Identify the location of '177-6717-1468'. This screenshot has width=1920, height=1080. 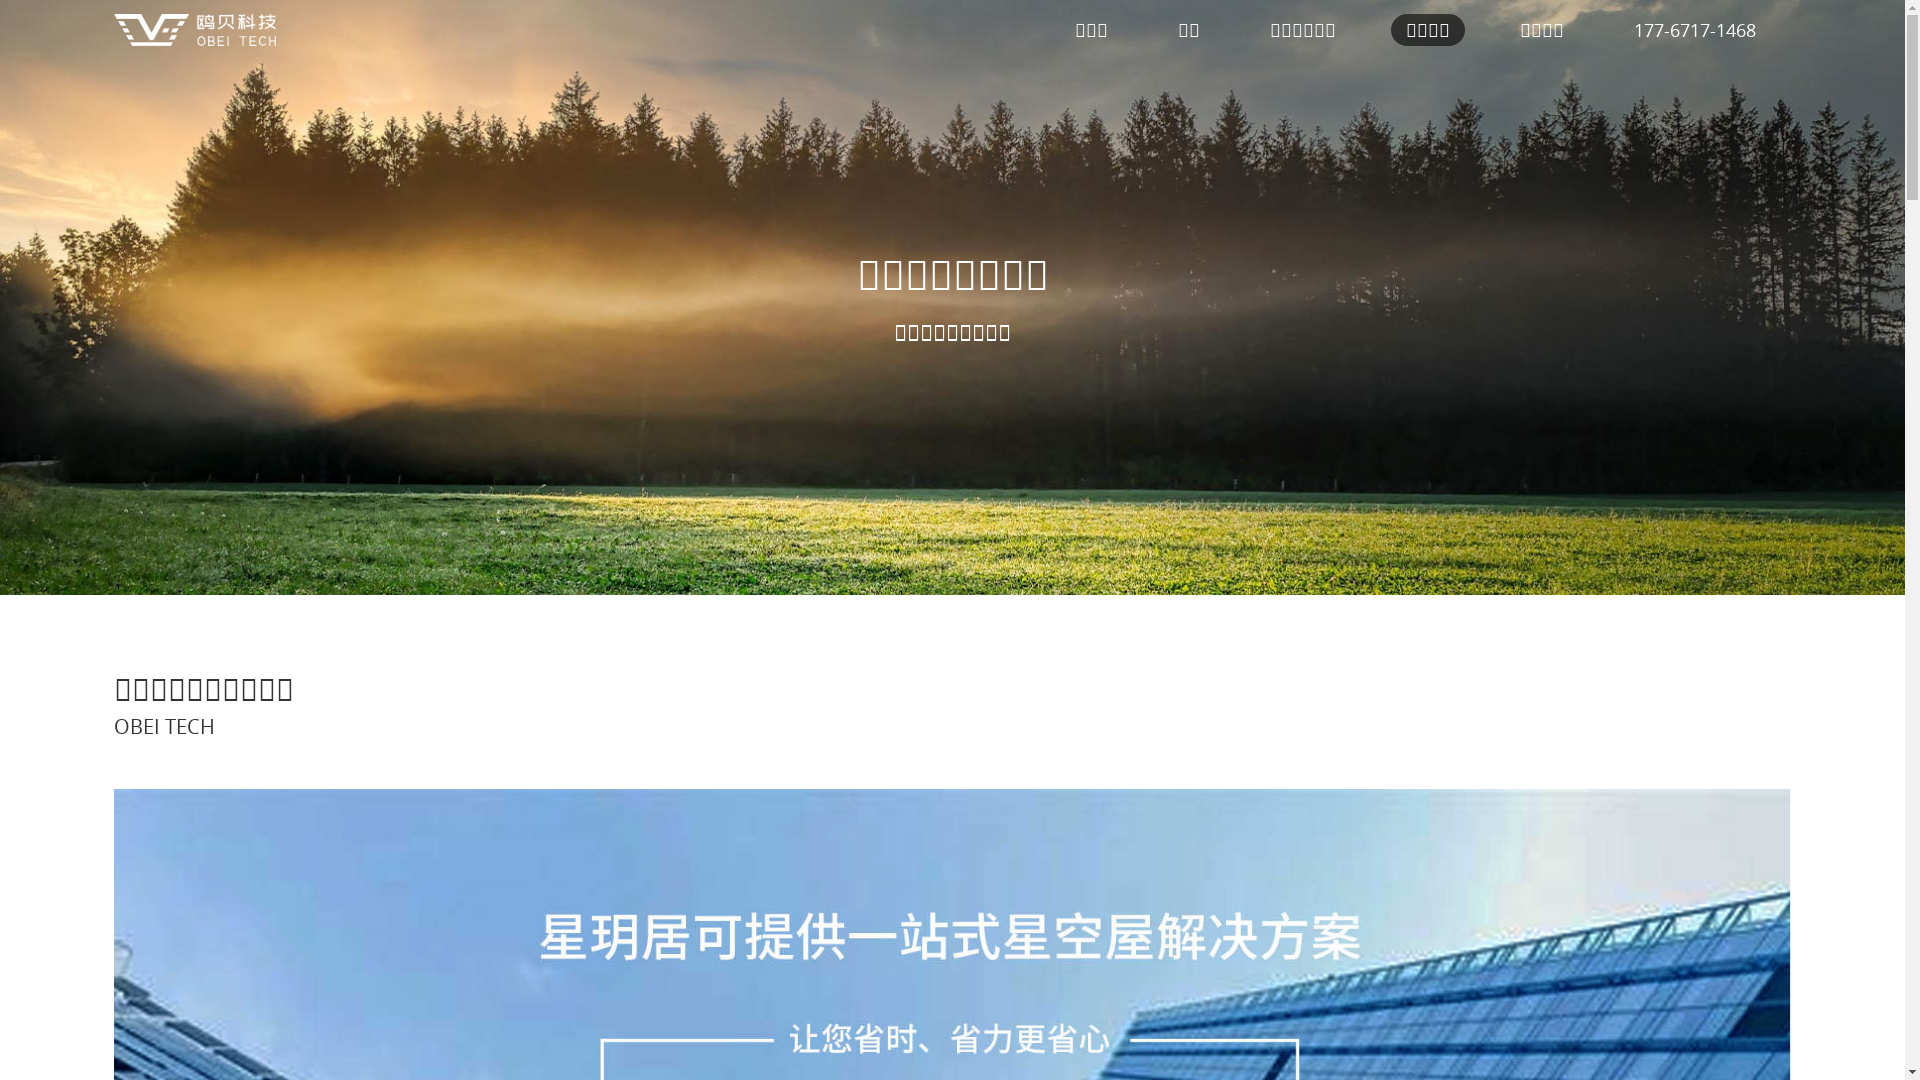
(1693, 30).